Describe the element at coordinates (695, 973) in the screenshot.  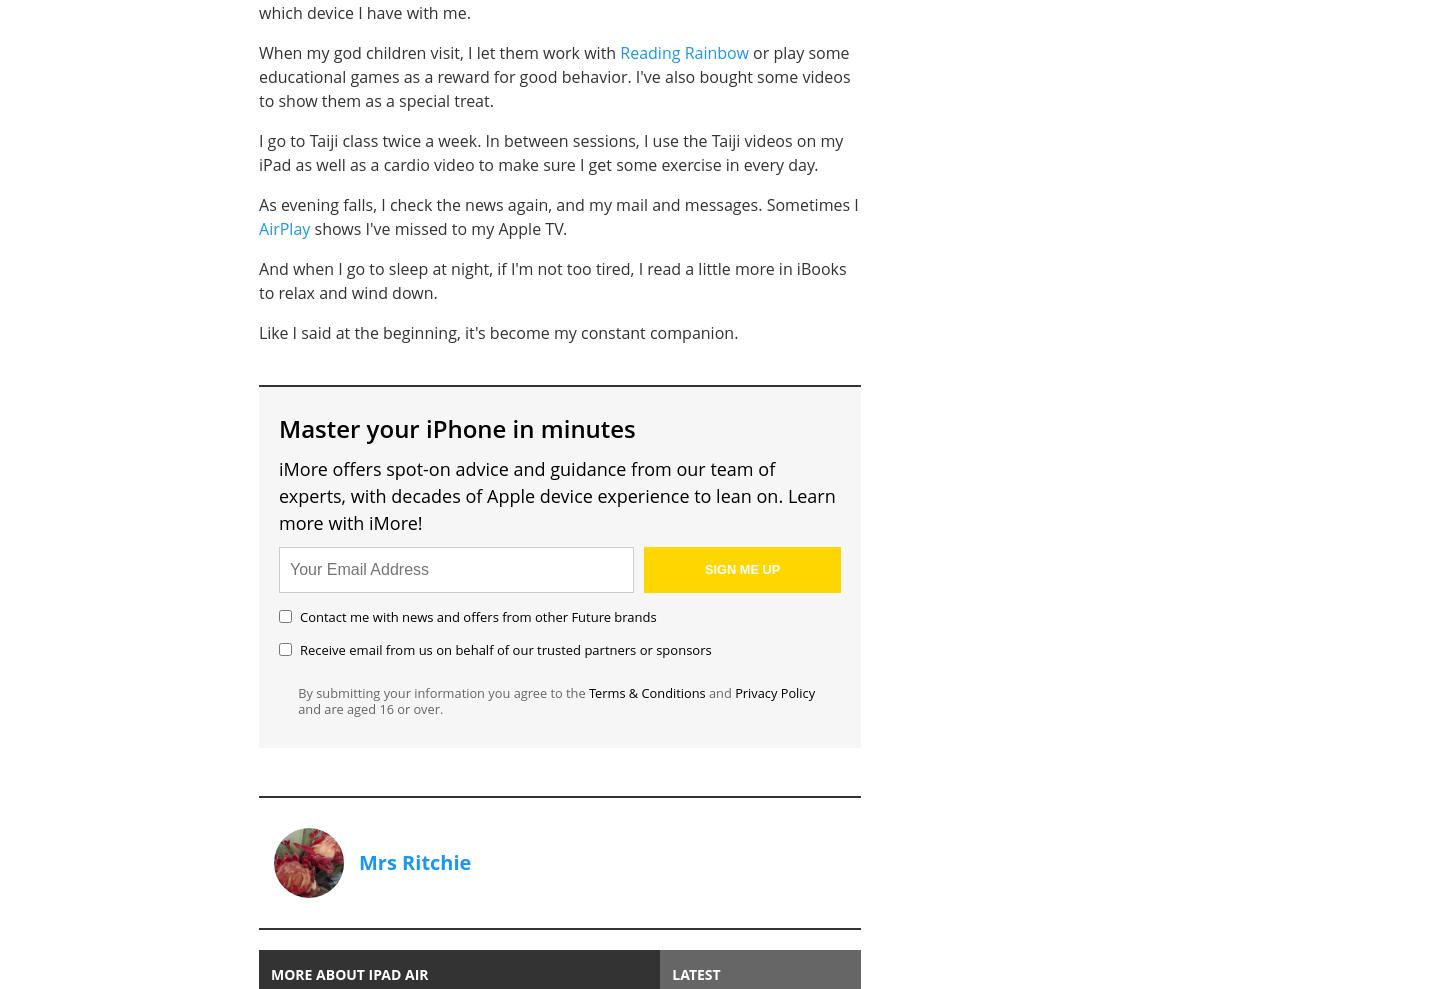
I see `'Latest'` at that location.